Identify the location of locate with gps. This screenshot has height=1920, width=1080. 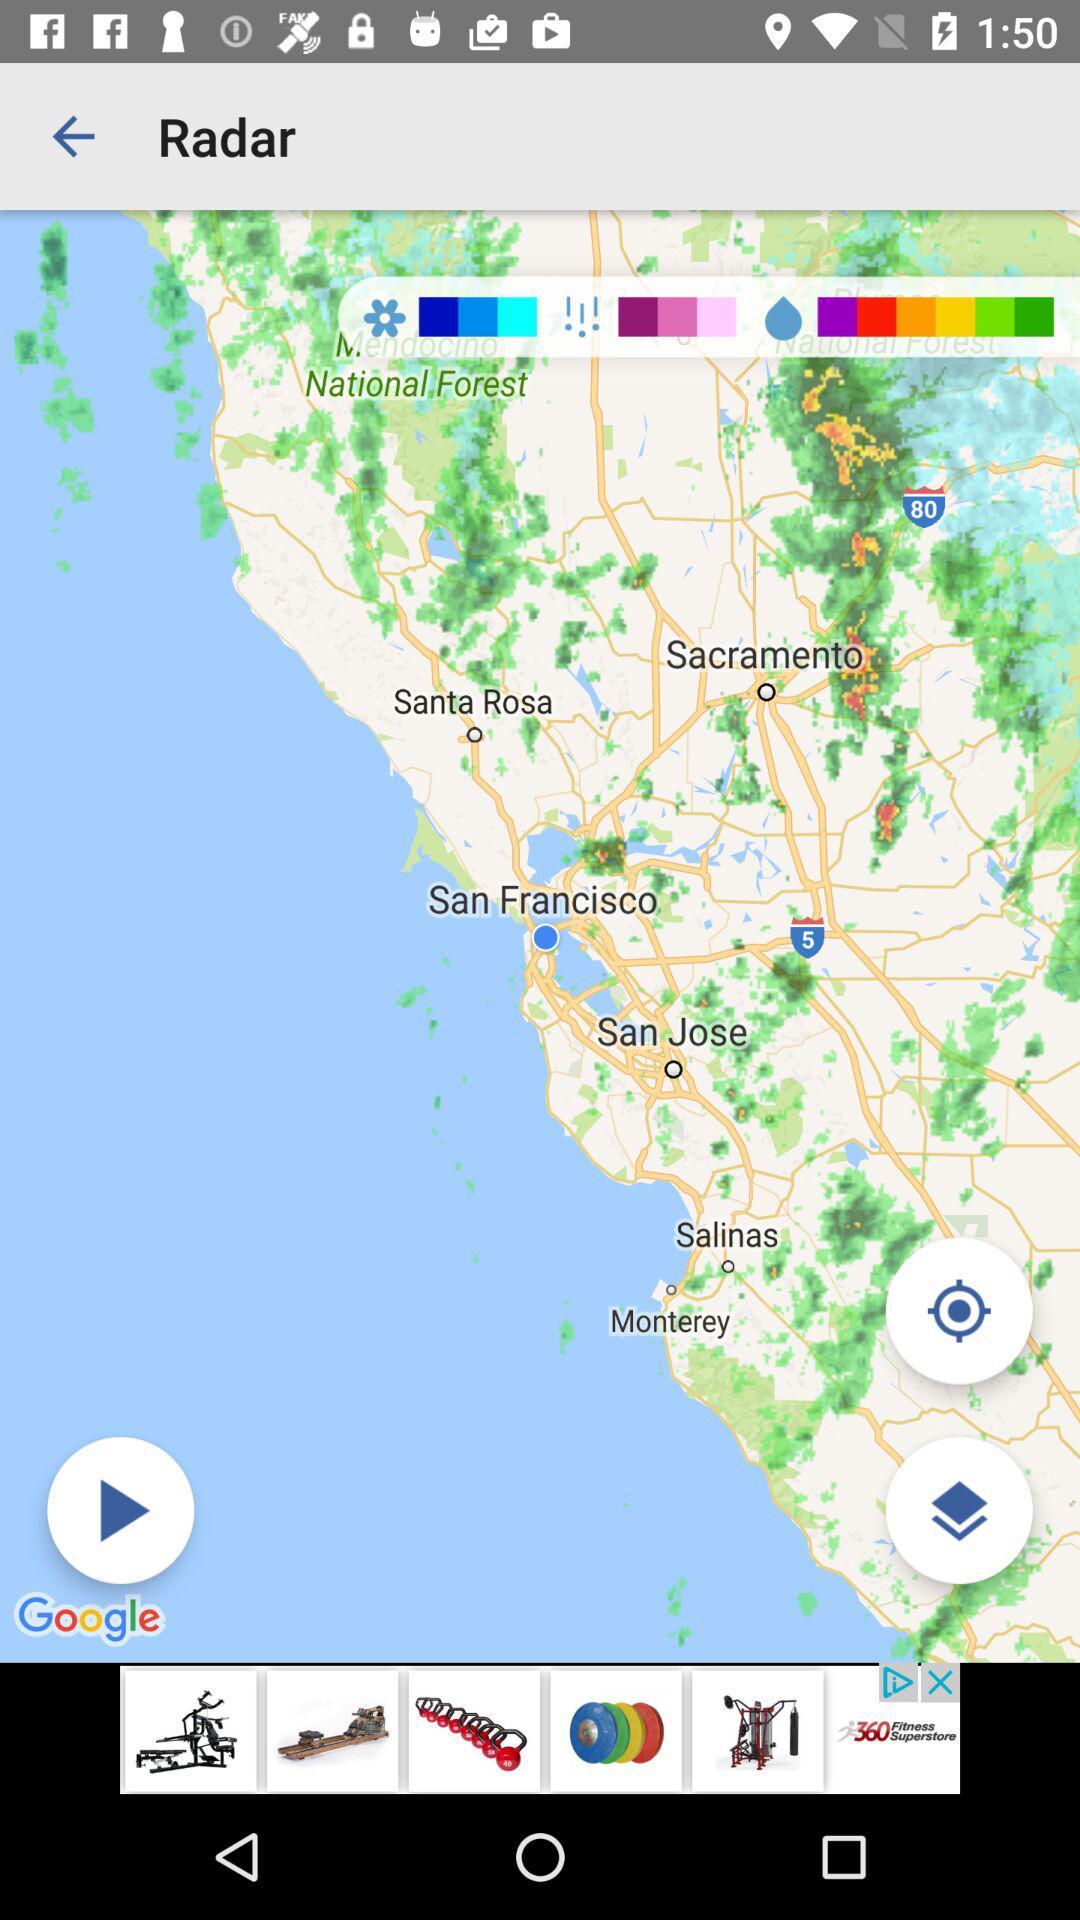
(958, 1310).